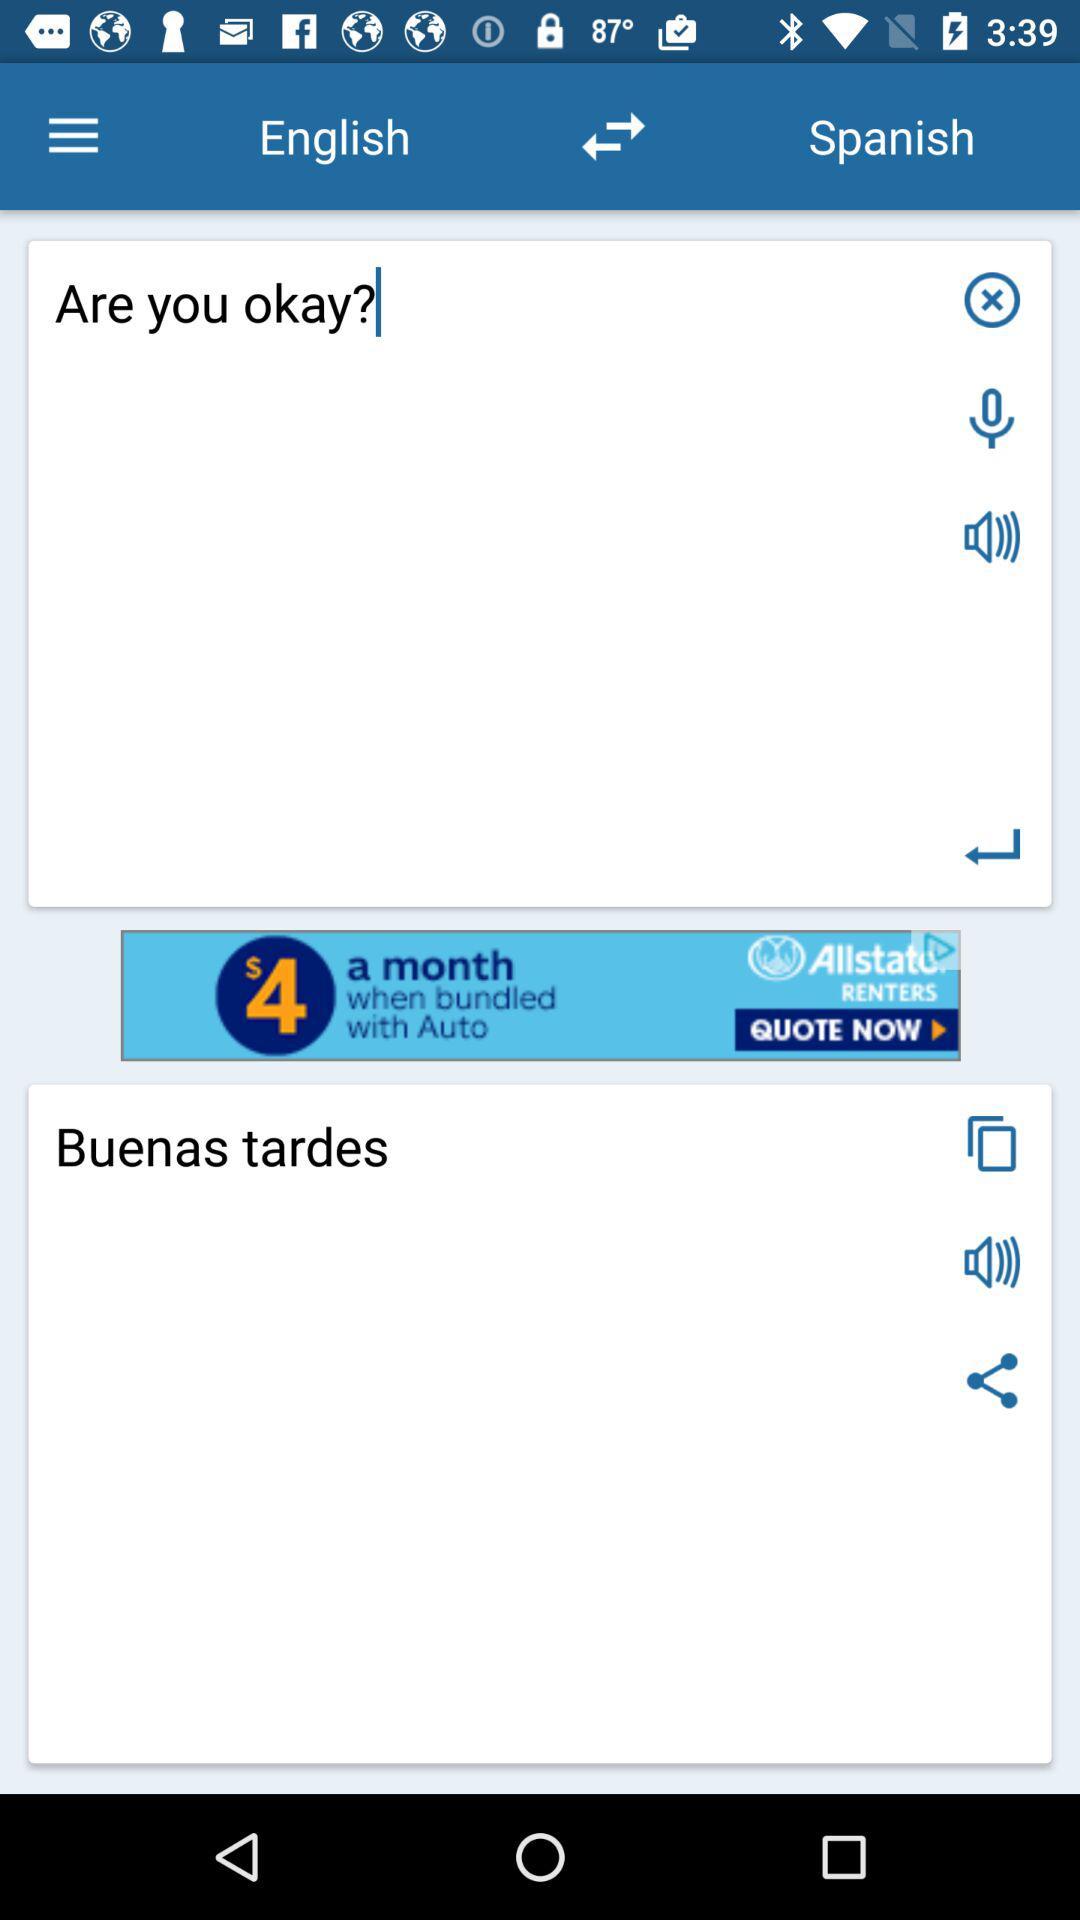  I want to click on sound, so click(992, 1261).